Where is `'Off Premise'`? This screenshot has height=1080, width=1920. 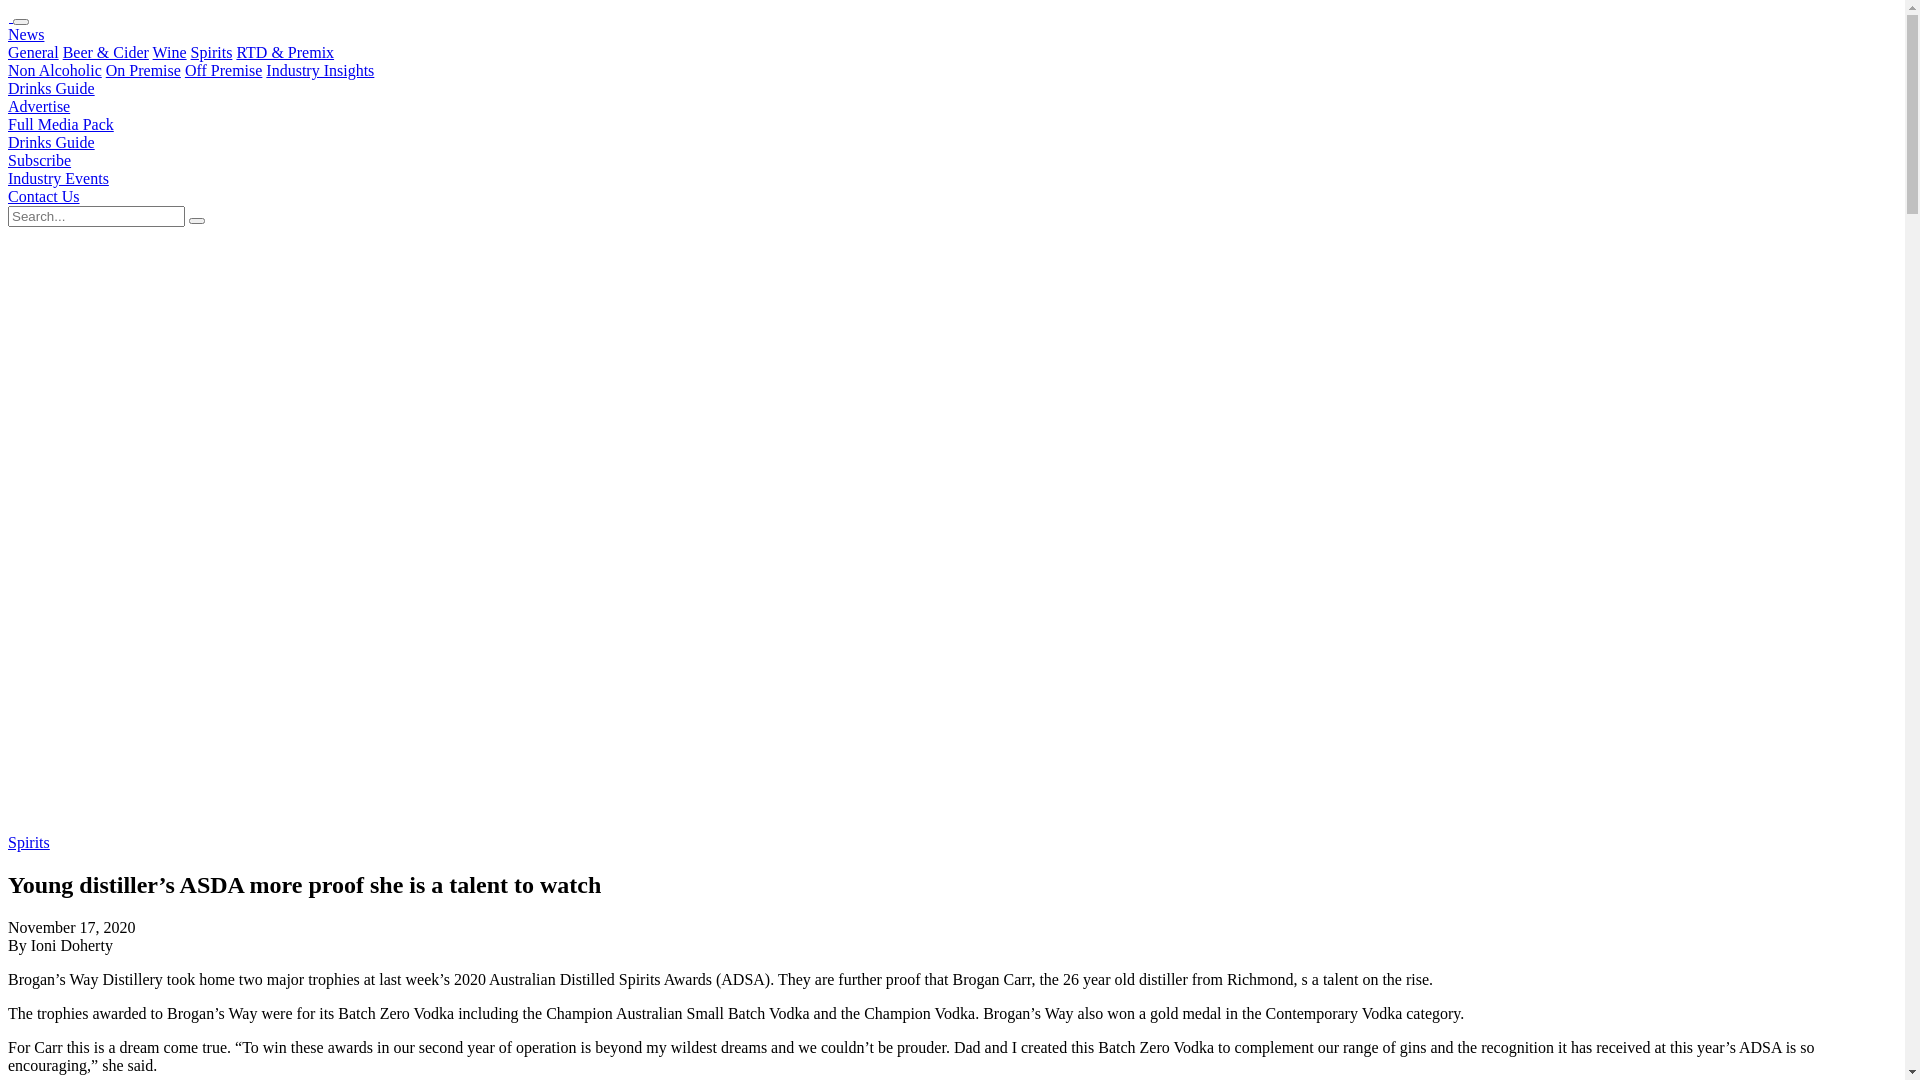
'Off Premise' is located at coordinates (223, 69).